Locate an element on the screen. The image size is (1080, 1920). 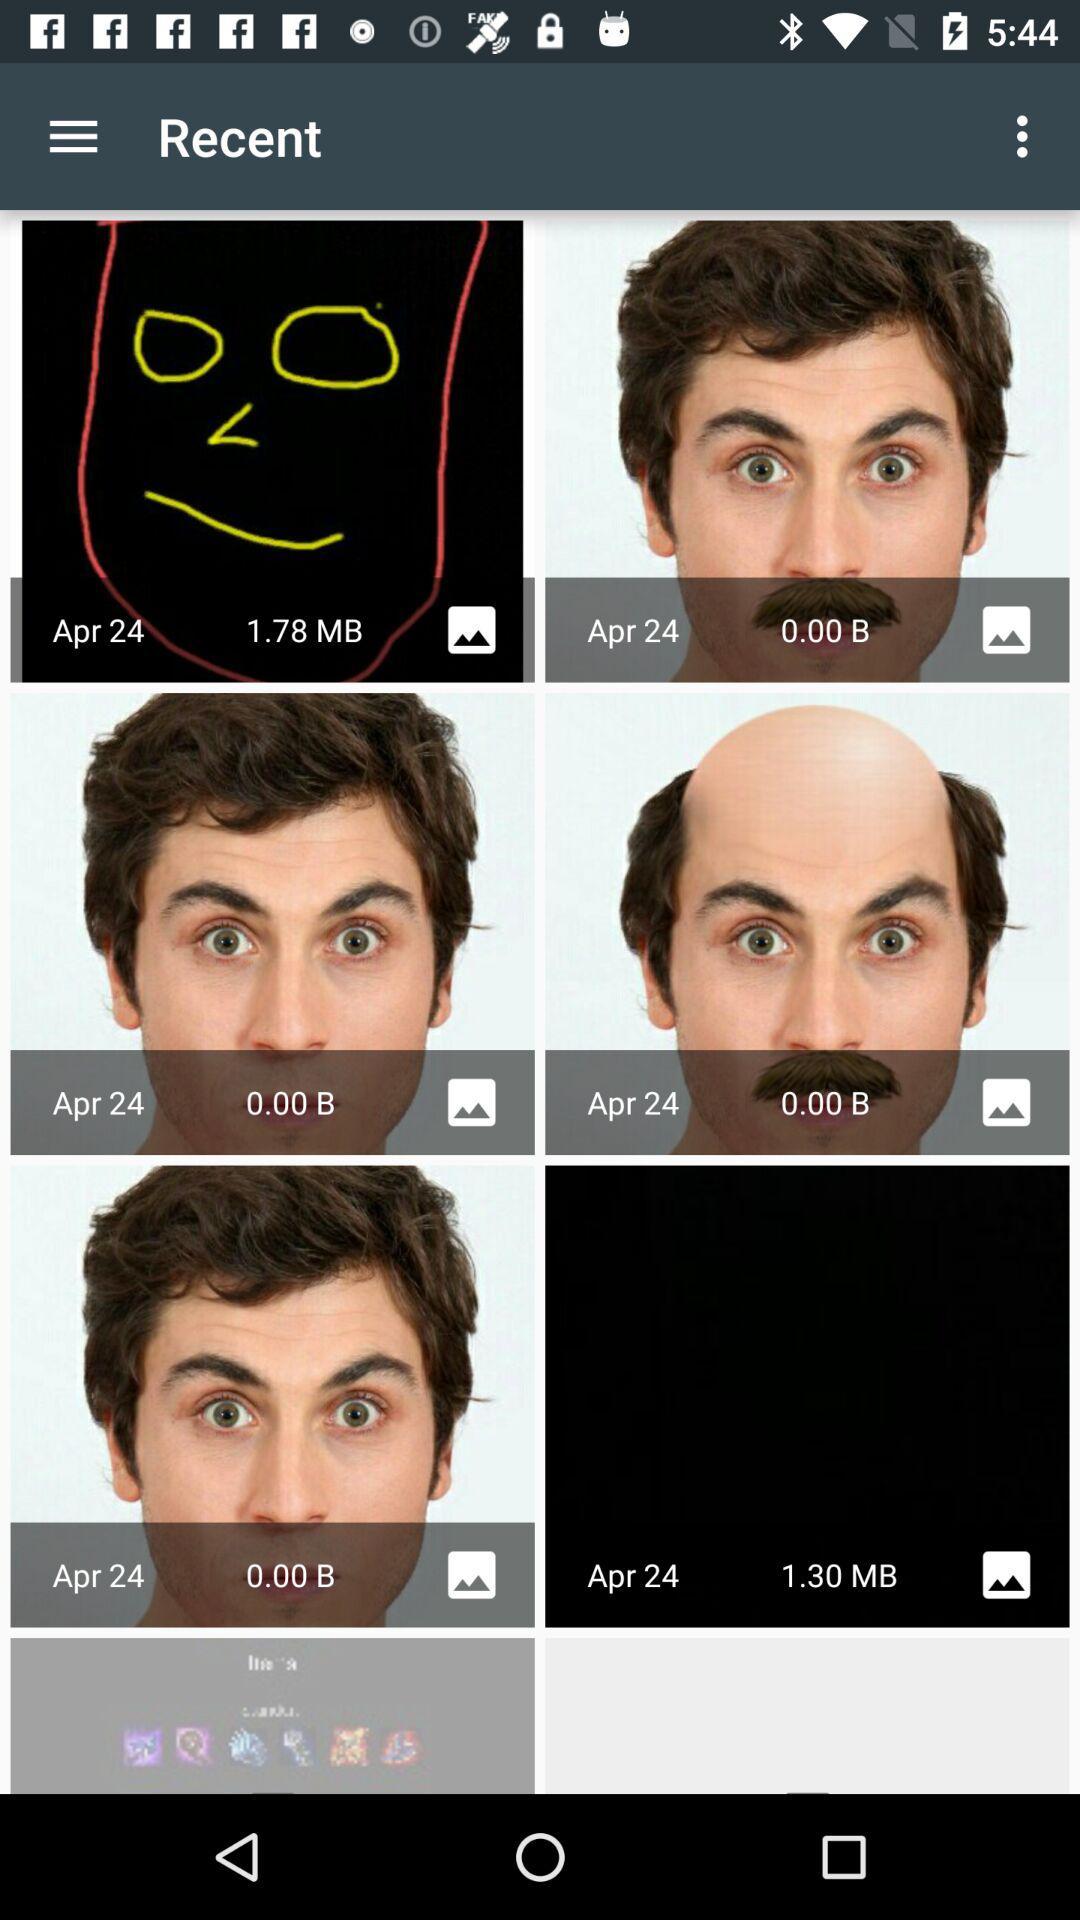
the image having text  apr 24   130 mb is located at coordinates (806, 1395).